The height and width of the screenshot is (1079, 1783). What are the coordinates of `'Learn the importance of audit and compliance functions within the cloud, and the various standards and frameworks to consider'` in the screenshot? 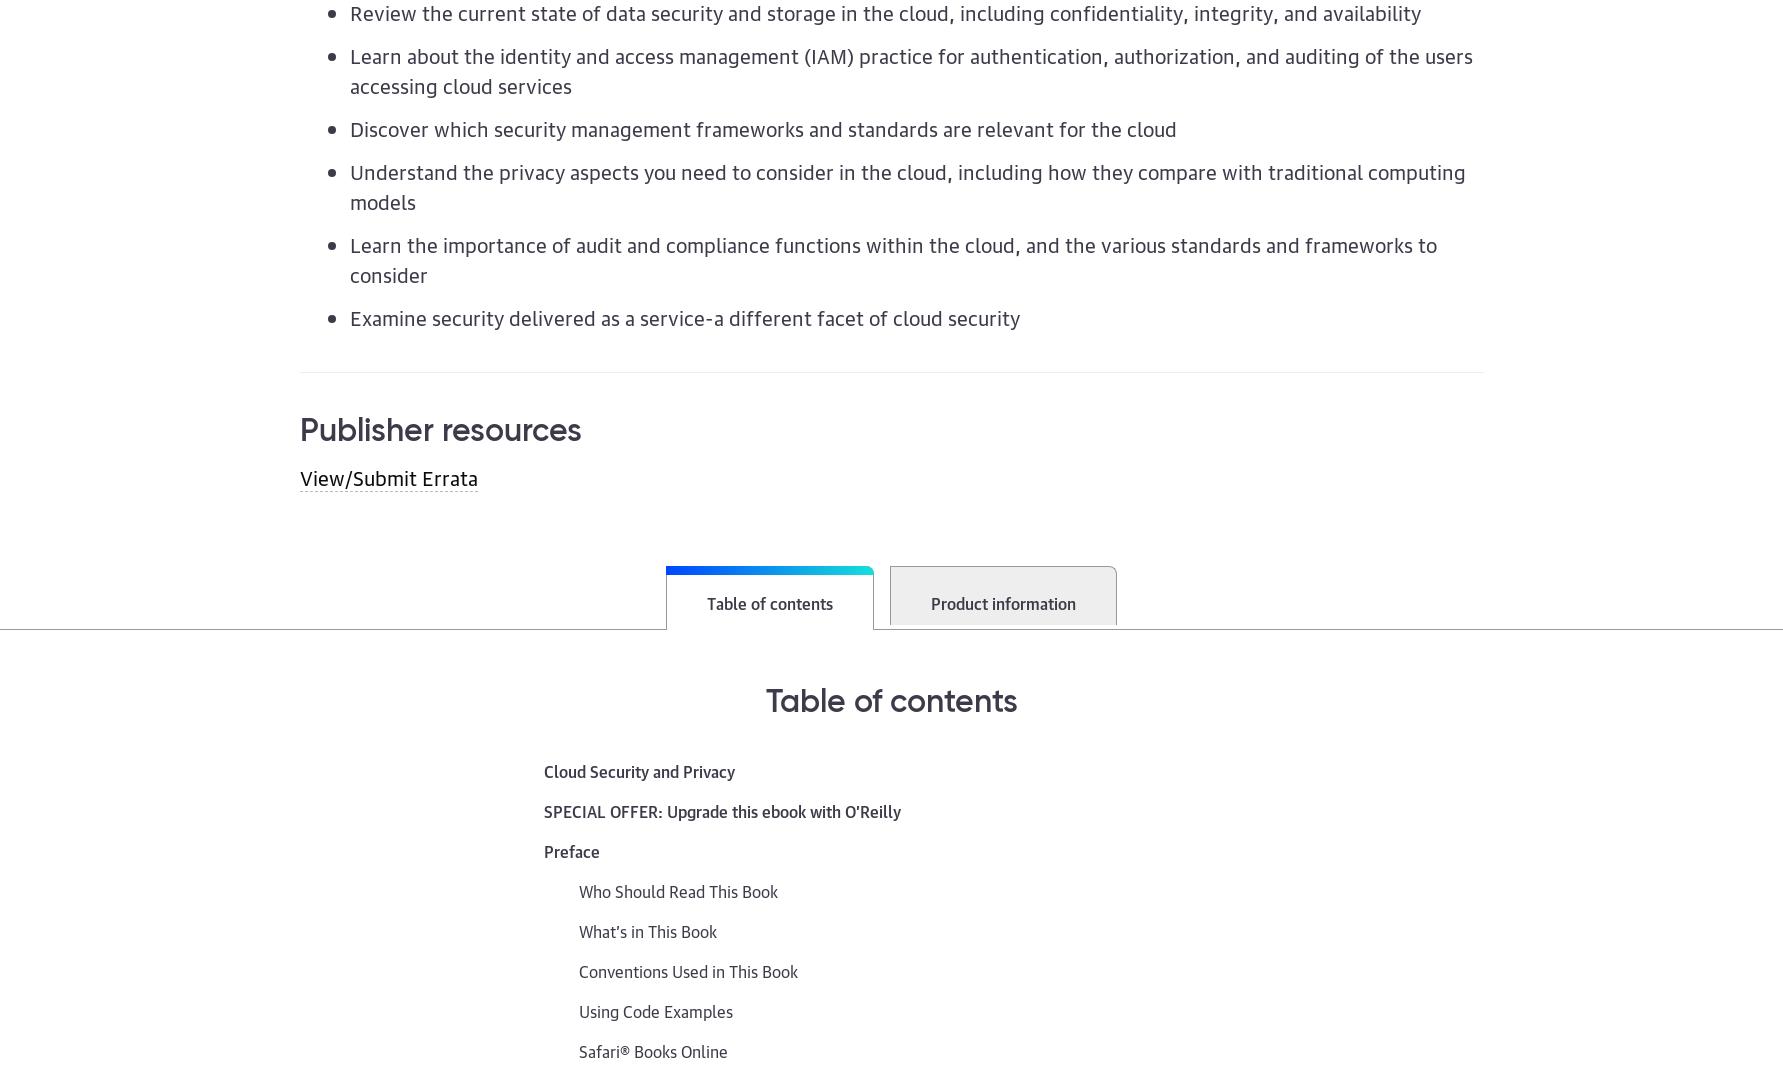 It's located at (892, 257).